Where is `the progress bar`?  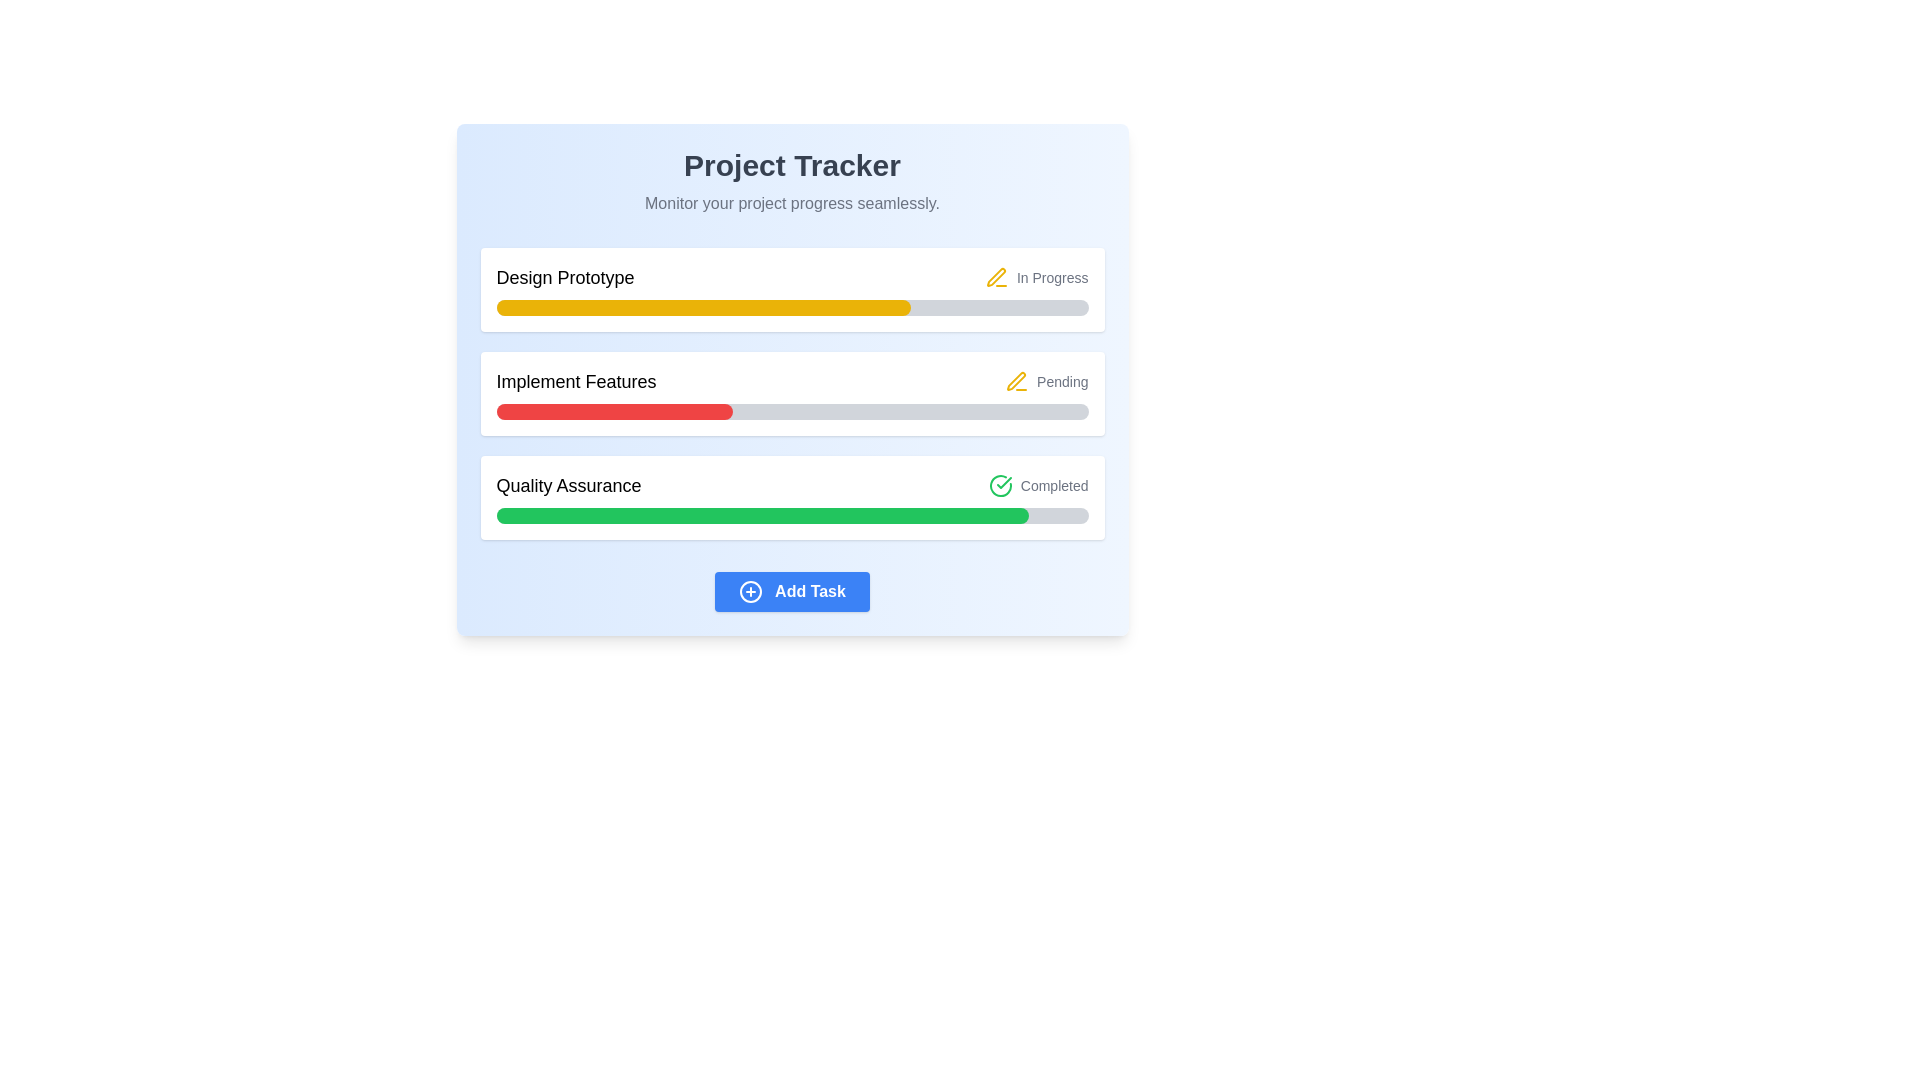 the progress bar is located at coordinates (851, 308).